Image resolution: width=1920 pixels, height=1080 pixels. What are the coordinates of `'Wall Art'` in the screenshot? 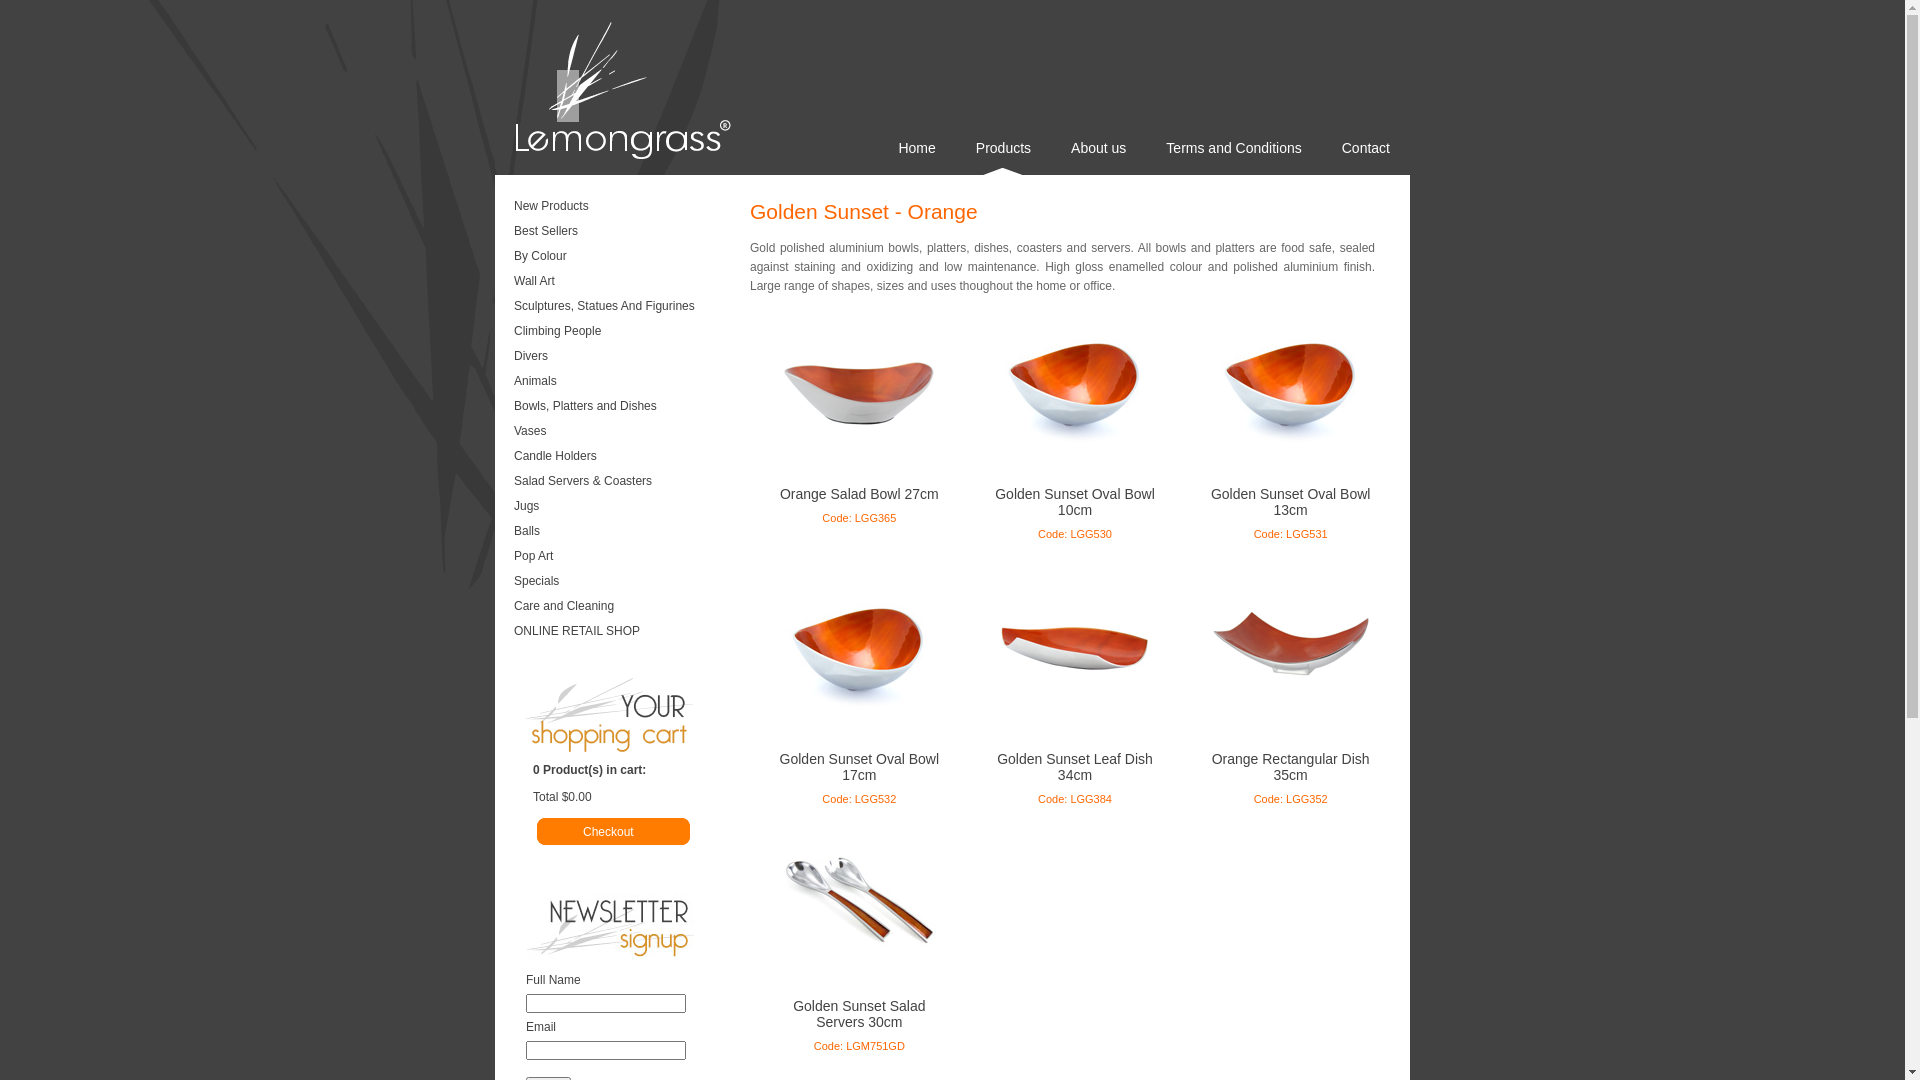 It's located at (618, 282).